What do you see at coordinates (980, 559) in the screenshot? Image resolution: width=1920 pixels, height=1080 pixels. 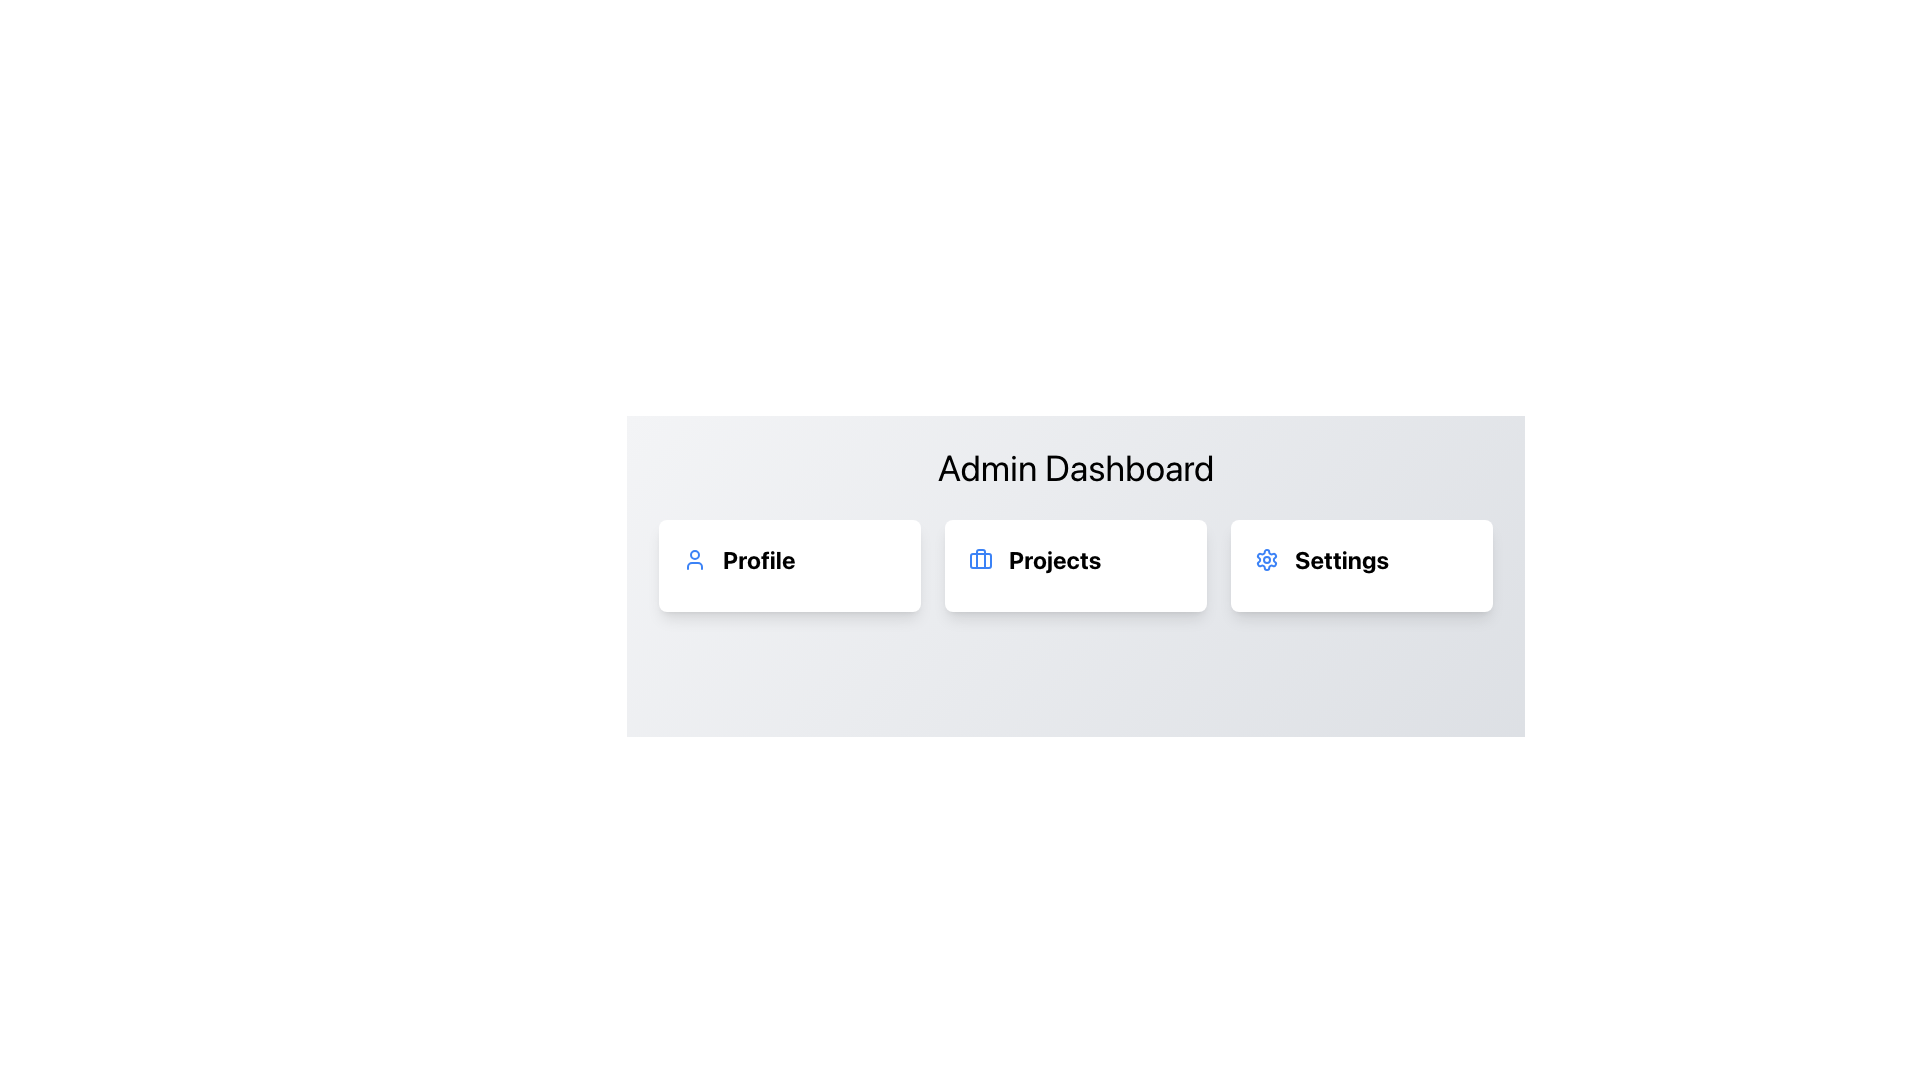 I see `the right vertical line segment of the suitcase icon, which is part of the structural outline and positioned to the right side of the suitcase handle, located above the text 'Projects'` at bounding box center [980, 559].